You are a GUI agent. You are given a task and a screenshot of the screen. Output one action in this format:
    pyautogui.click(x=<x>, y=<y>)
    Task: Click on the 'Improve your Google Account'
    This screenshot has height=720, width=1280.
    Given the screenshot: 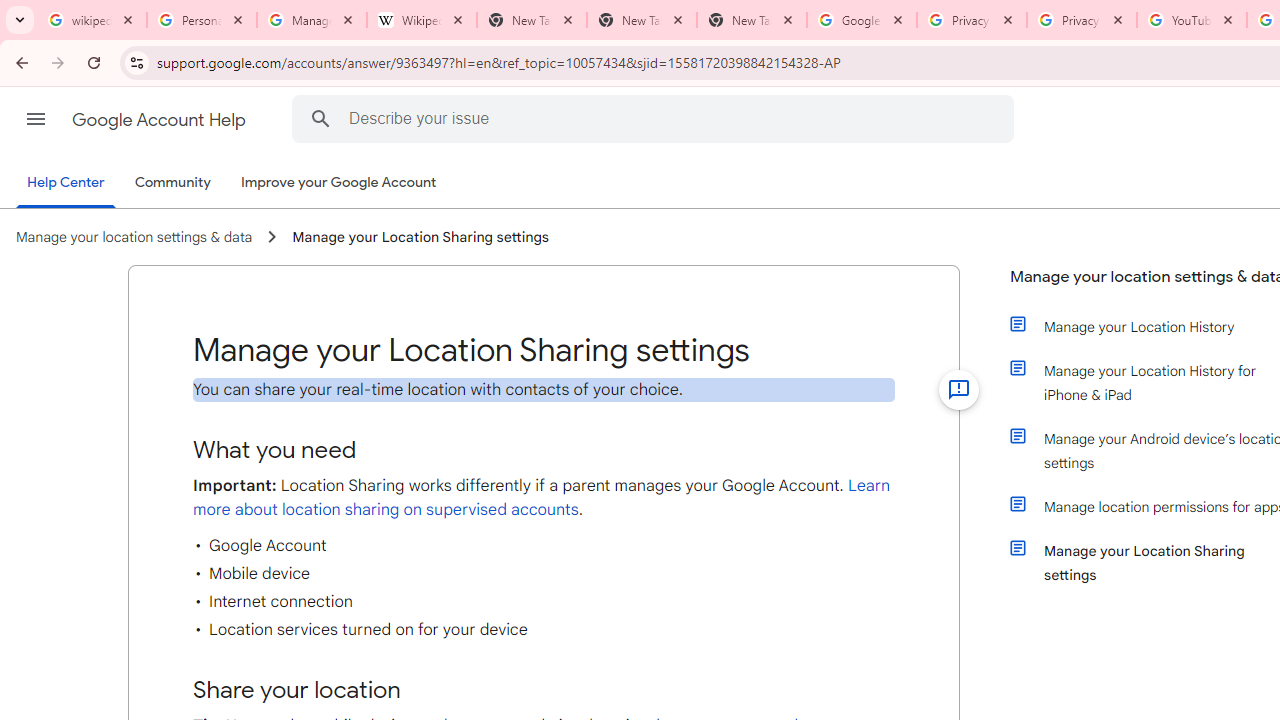 What is the action you would take?
    pyautogui.click(x=339, y=183)
    